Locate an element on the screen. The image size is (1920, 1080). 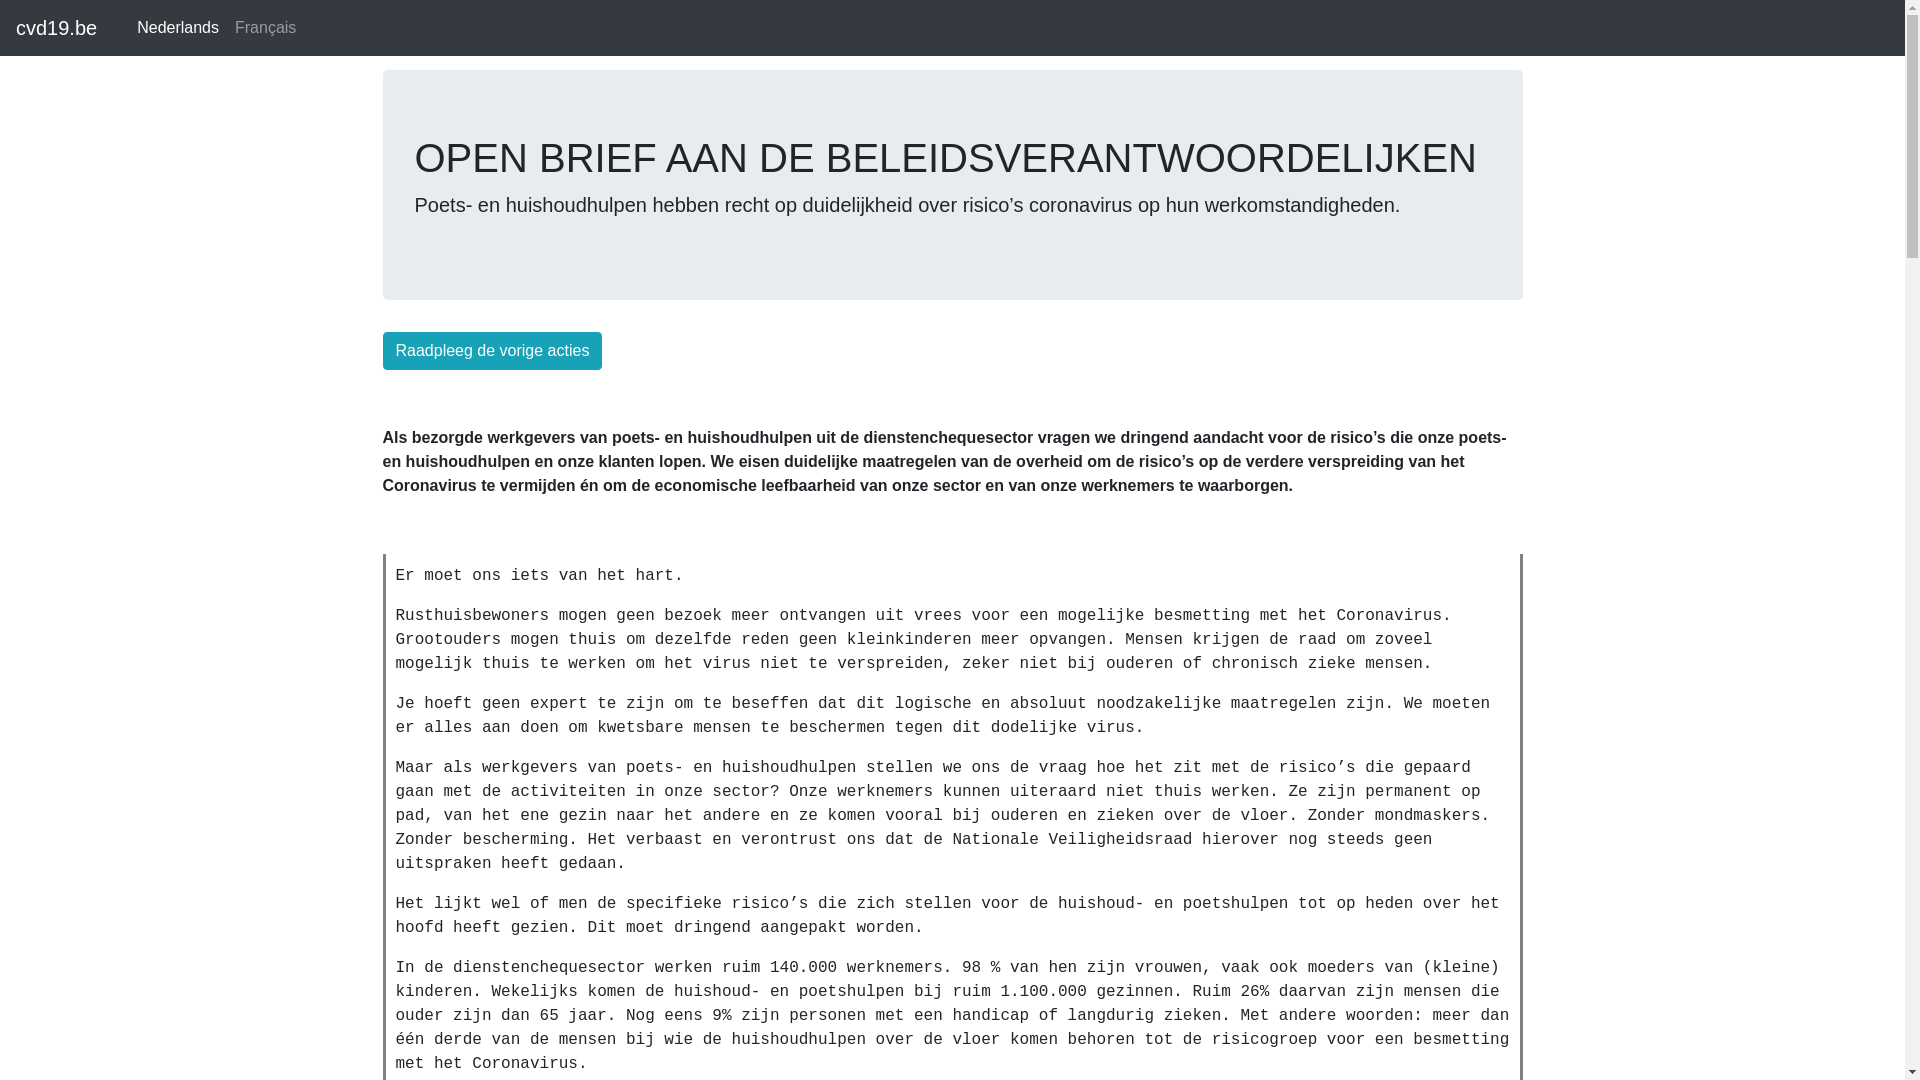
'cvd19.be' is located at coordinates (56, 27).